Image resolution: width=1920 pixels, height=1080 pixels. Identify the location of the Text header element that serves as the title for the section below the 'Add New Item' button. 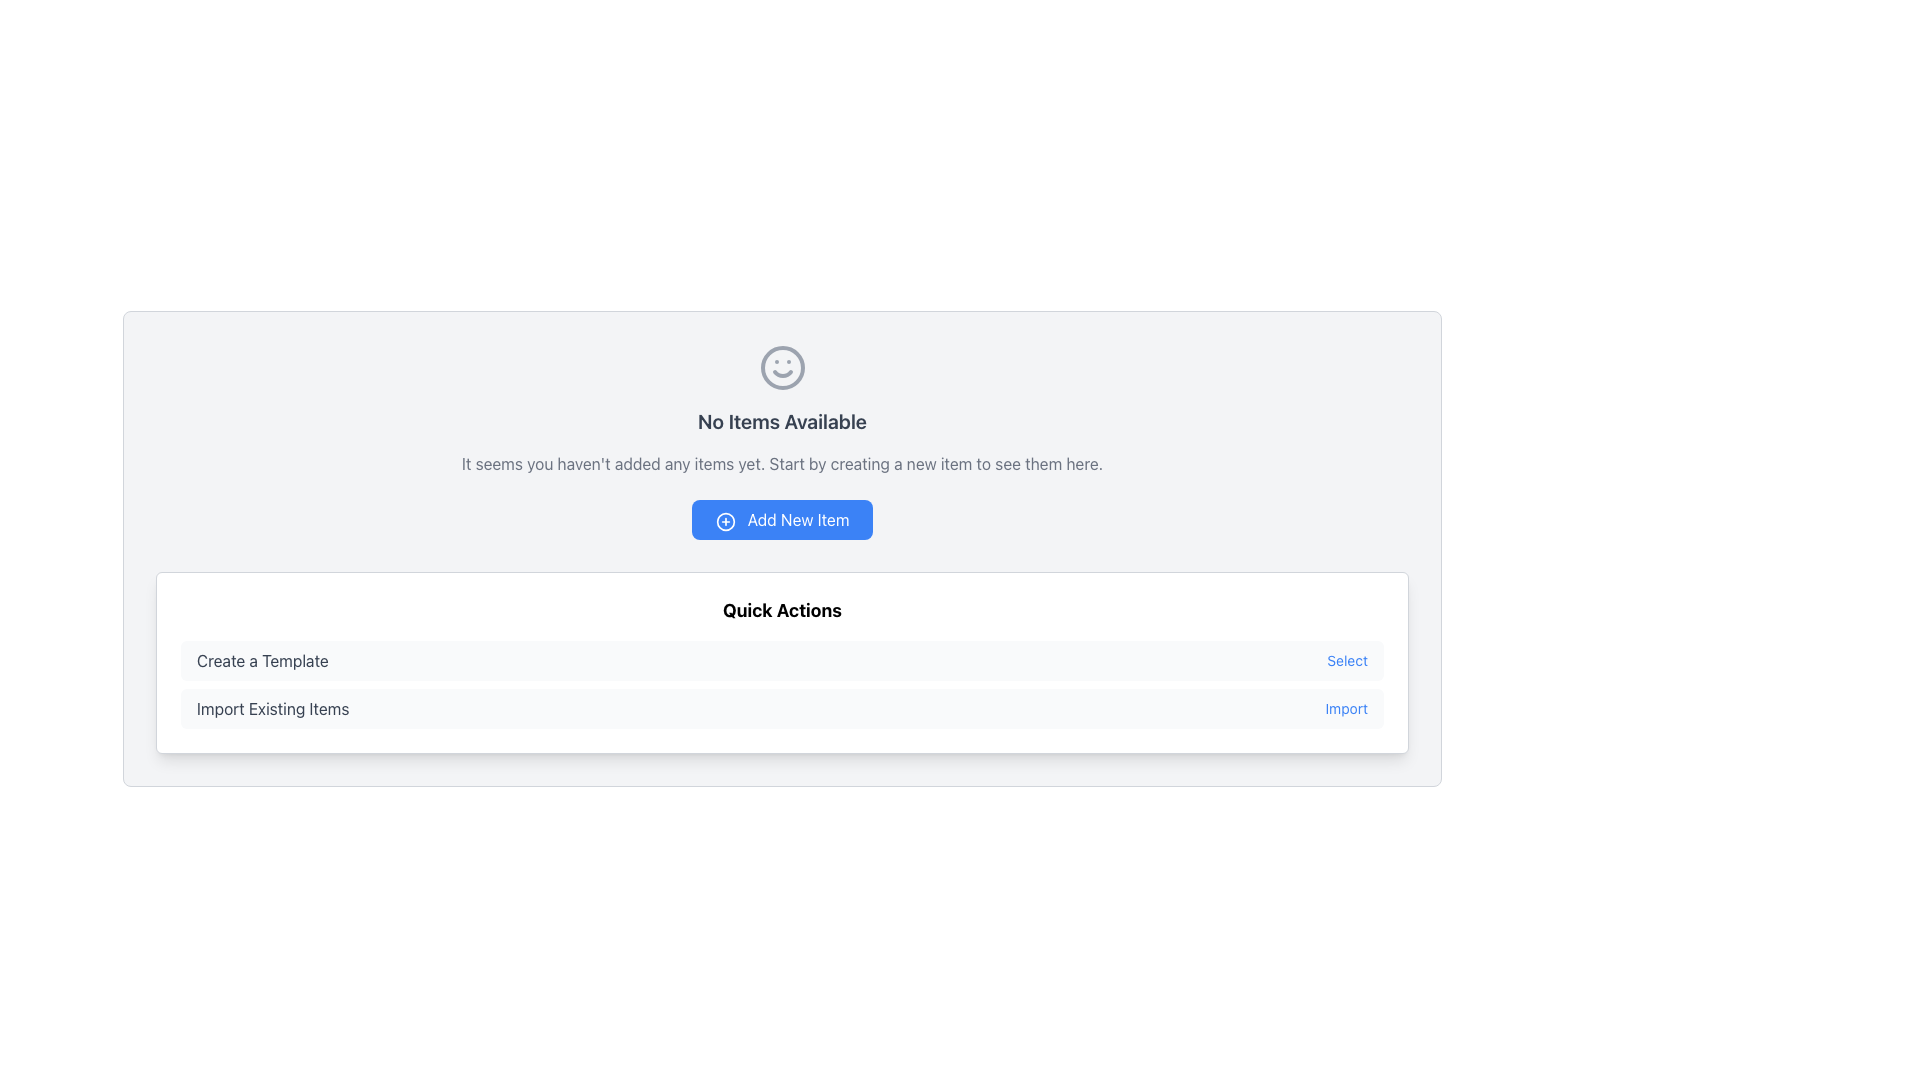
(781, 609).